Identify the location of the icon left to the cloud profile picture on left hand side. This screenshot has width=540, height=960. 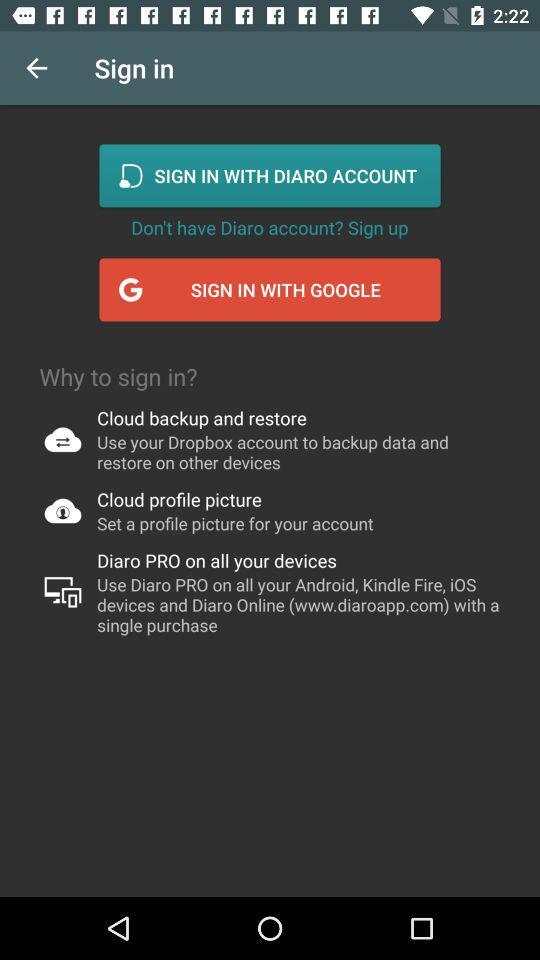
(63, 510).